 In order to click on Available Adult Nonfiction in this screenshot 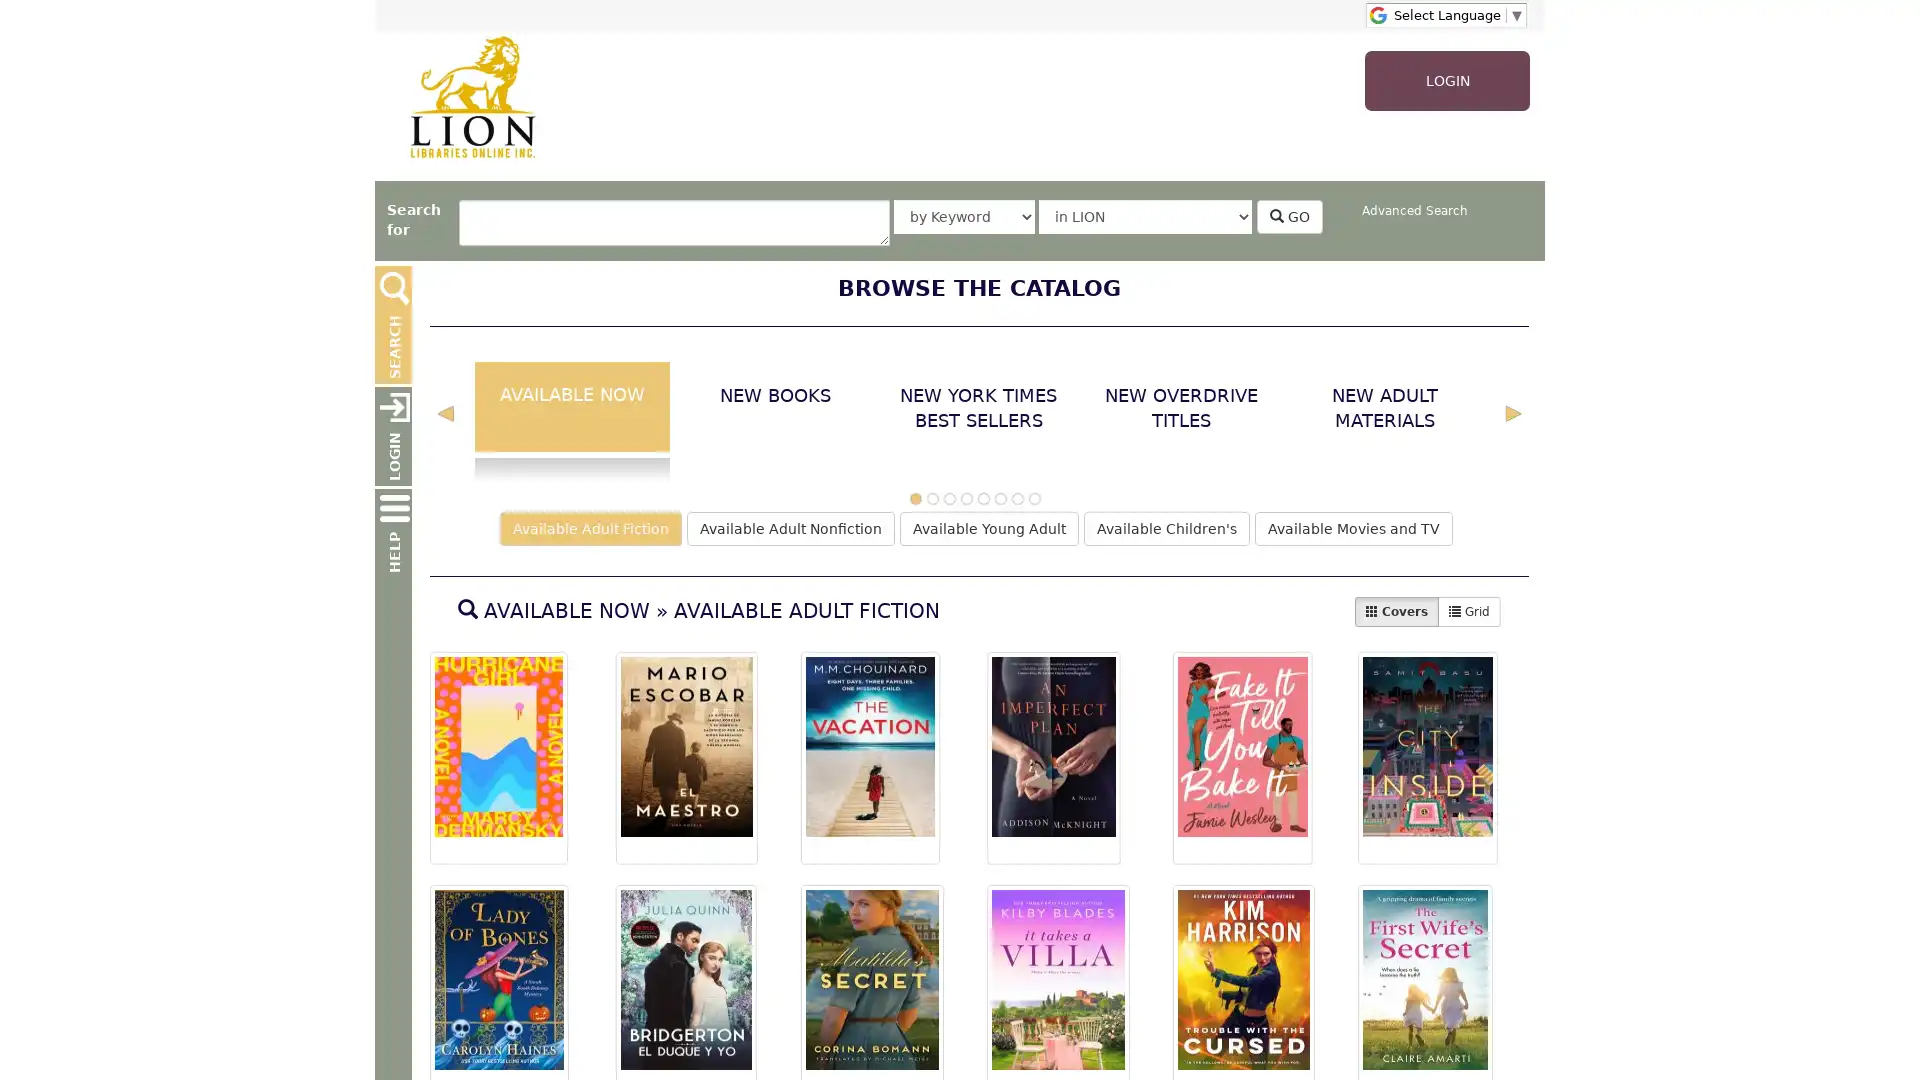, I will do `click(790, 527)`.